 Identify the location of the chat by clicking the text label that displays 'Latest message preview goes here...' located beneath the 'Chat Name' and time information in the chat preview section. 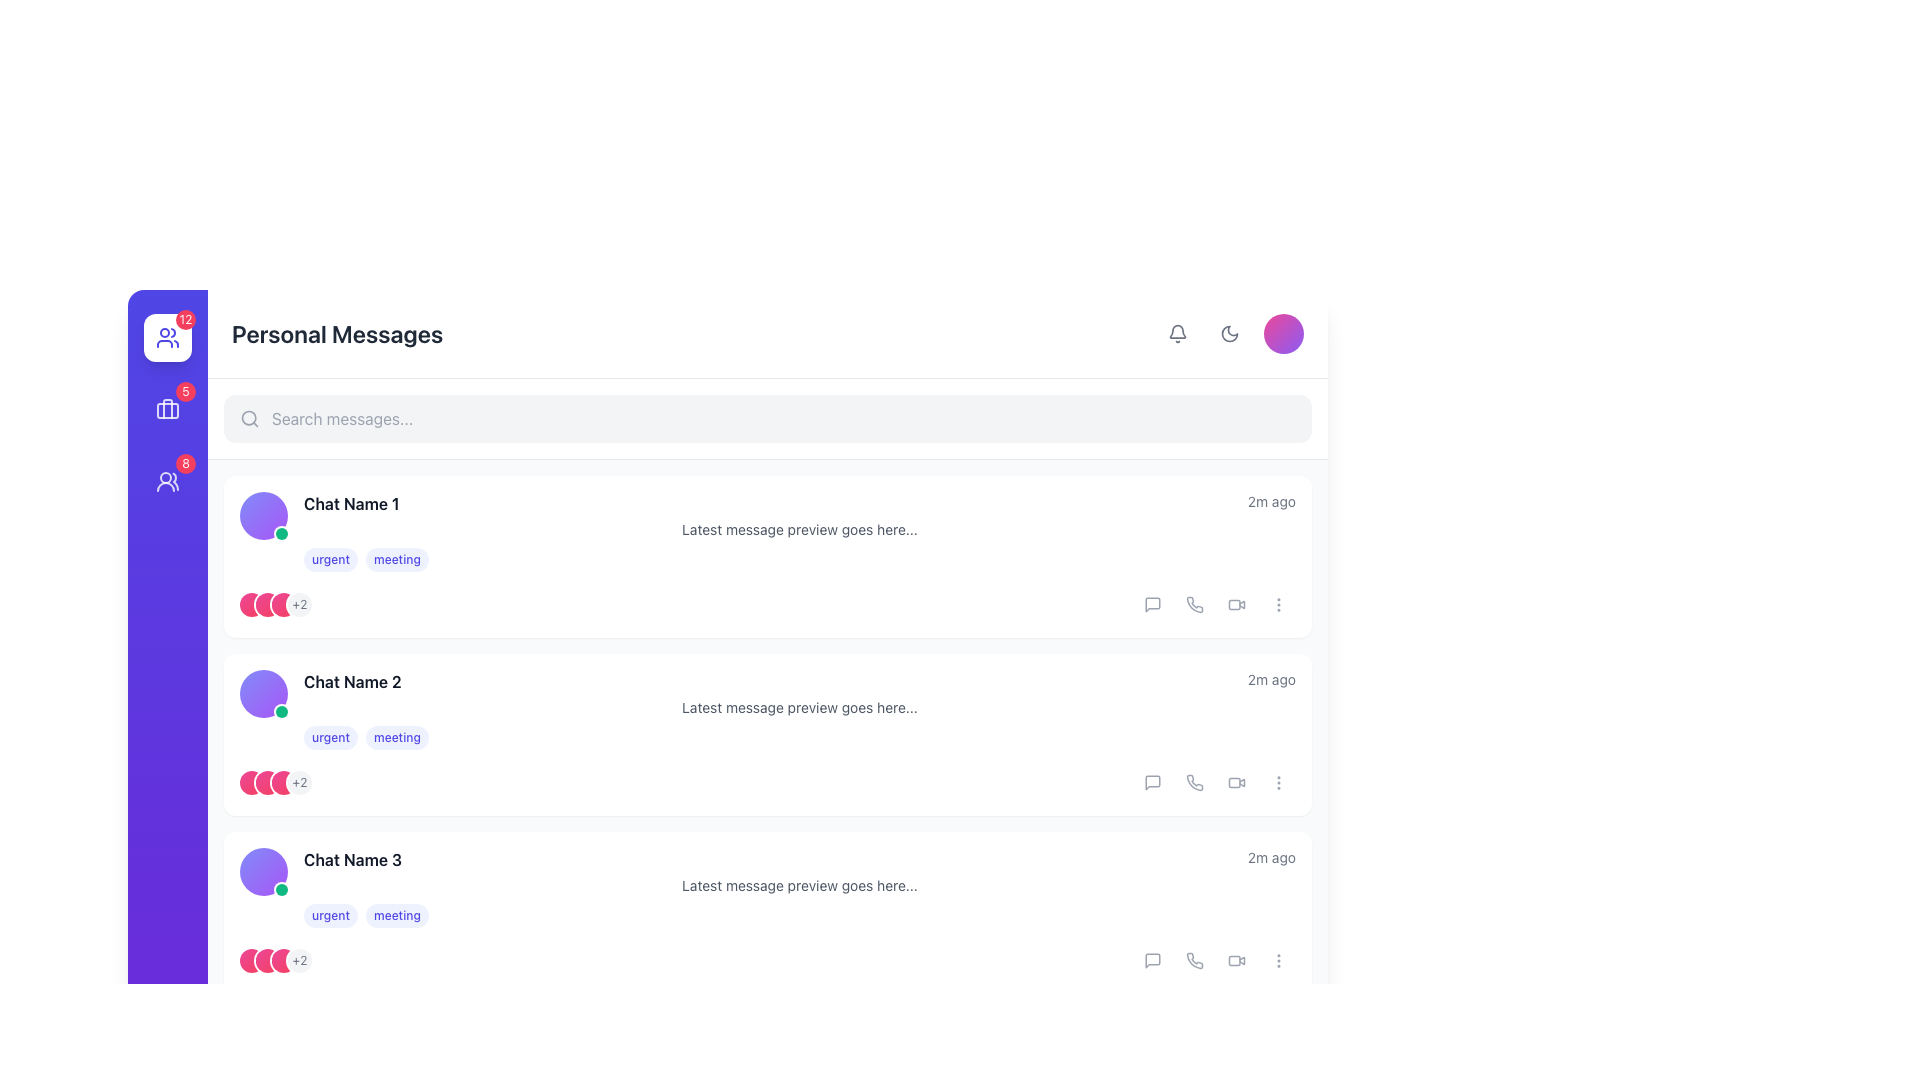
(800, 528).